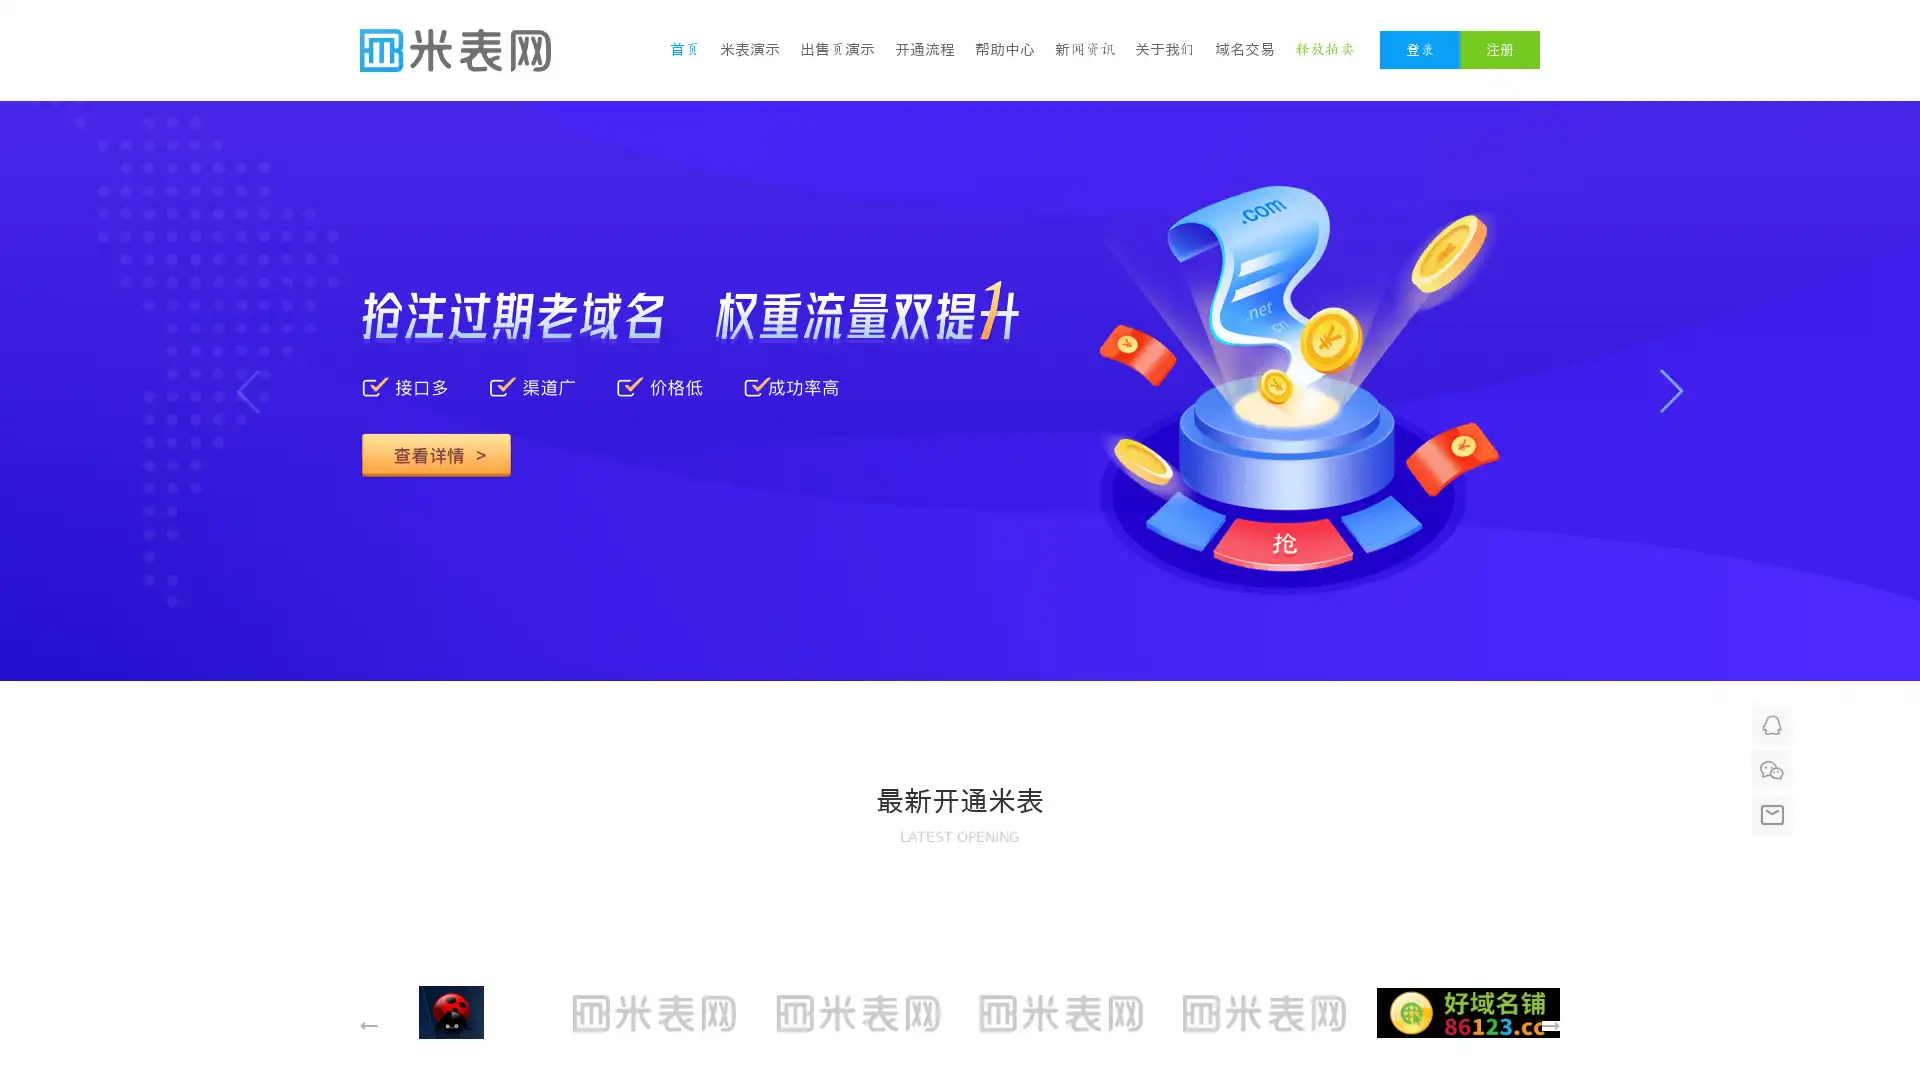 Image resolution: width=1920 pixels, height=1080 pixels. Describe the element at coordinates (247, 391) in the screenshot. I see `Previous slide` at that location.